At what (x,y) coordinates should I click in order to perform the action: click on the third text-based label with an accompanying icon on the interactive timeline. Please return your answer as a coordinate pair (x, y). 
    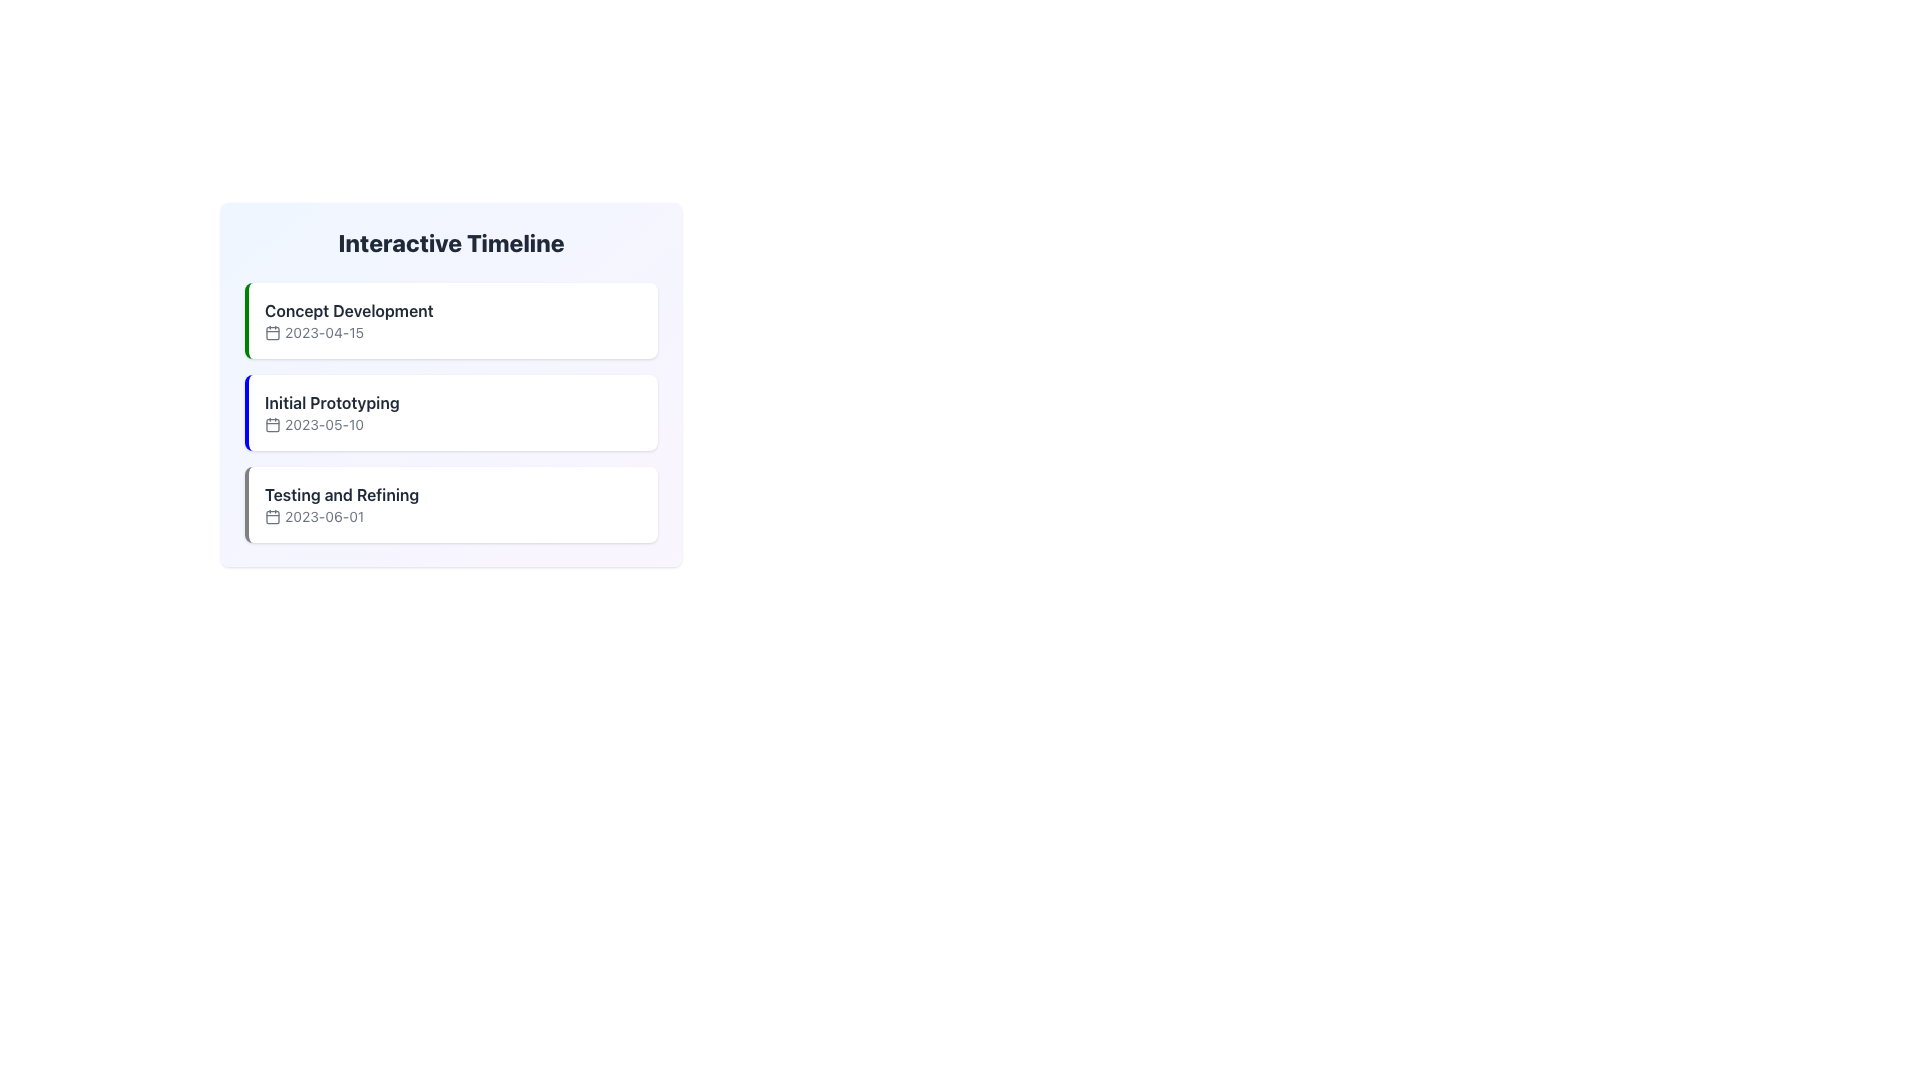
    Looking at the image, I should click on (342, 504).